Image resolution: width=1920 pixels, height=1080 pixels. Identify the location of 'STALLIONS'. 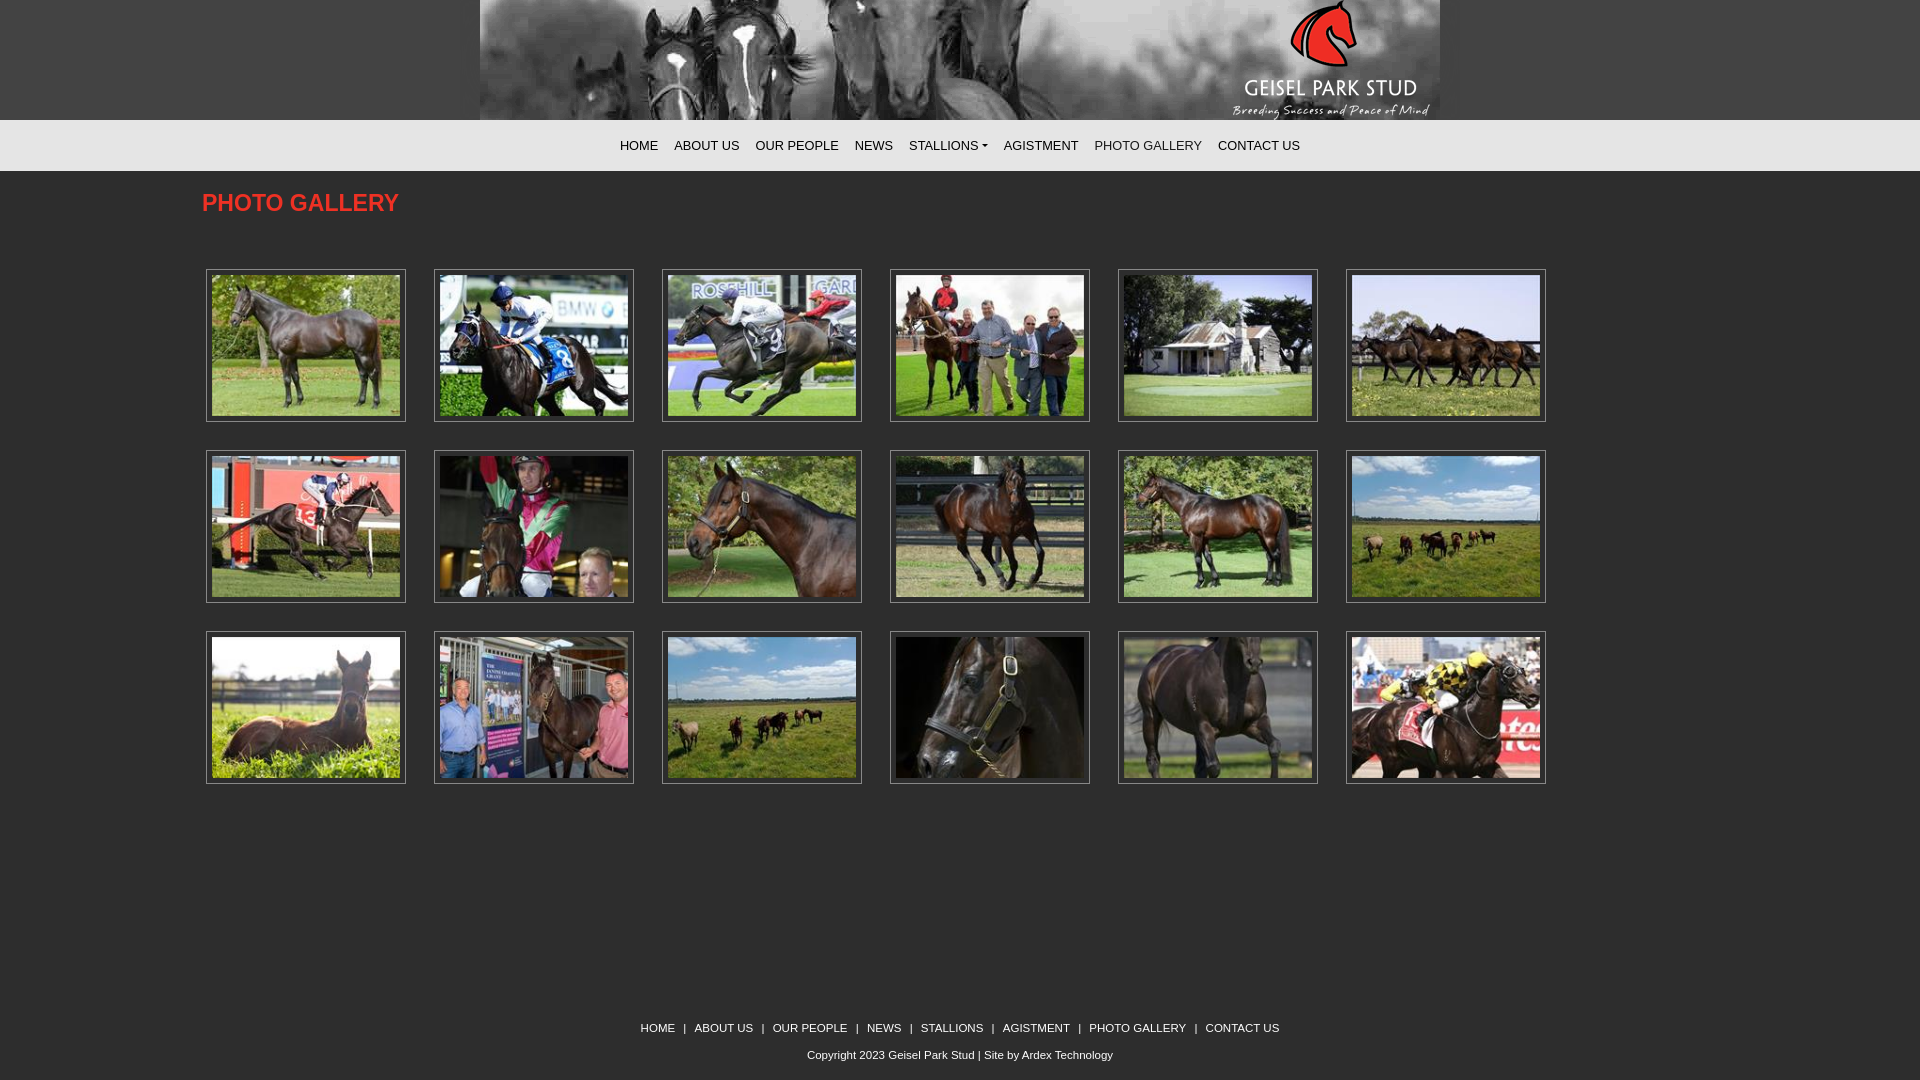
(920, 1028).